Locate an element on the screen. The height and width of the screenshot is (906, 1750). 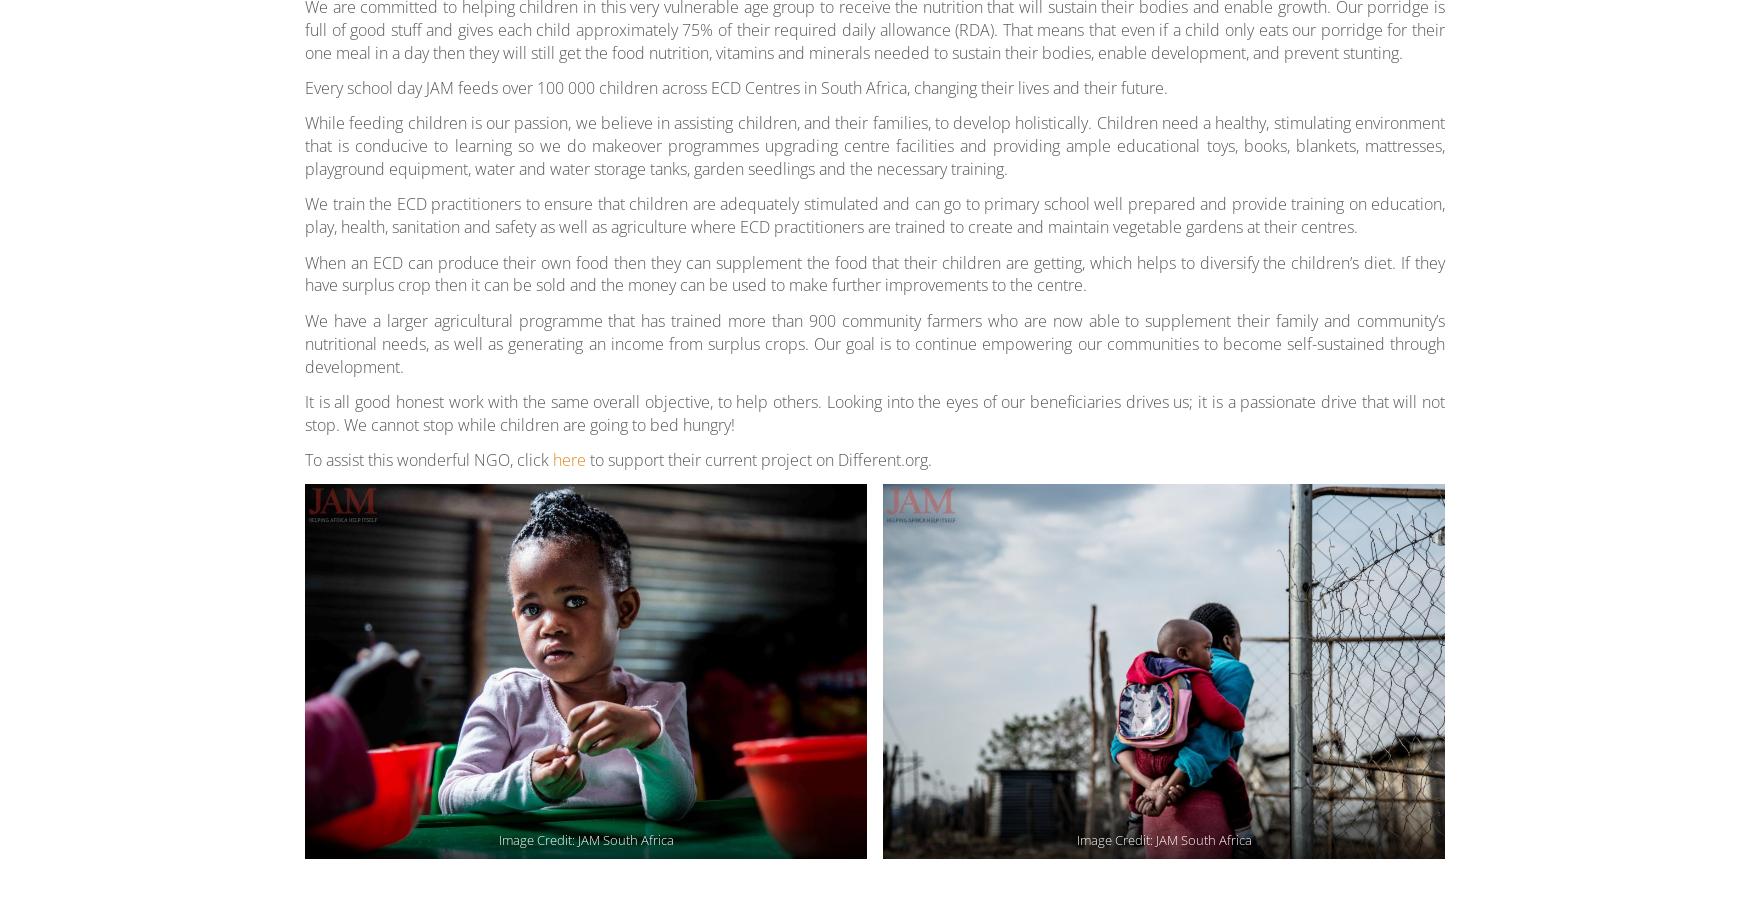
'When an ECD can produce their own food then they can supplement the food that their children are getting, which helps to diversify the children’s diet. If they have surplus crop then it can be sold and the money can be used to make further improvements to the centre.' is located at coordinates (875, 272).